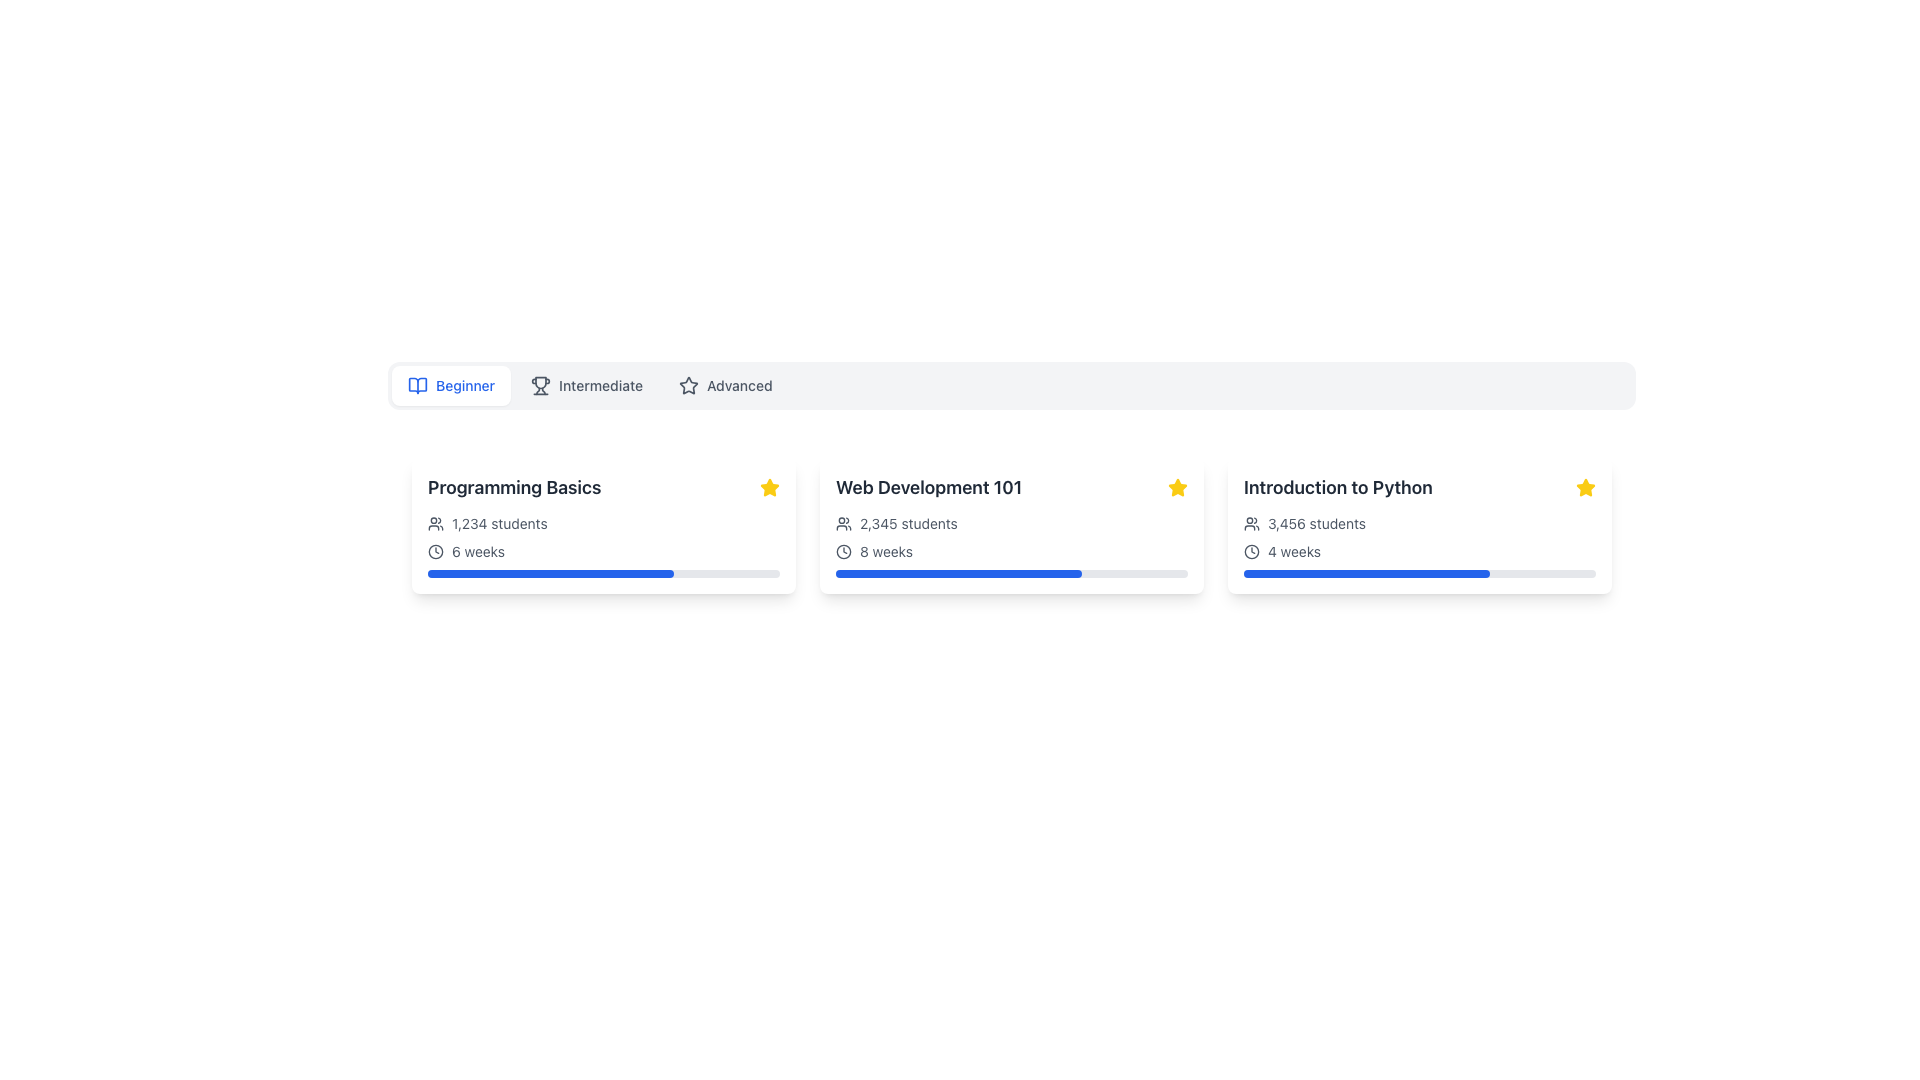 The height and width of the screenshot is (1080, 1920). I want to click on the icon indicating the number of students associated with the 'Introduction to Python' course, located adjacent to the text '3,456 students' on its left, so click(1251, 523).